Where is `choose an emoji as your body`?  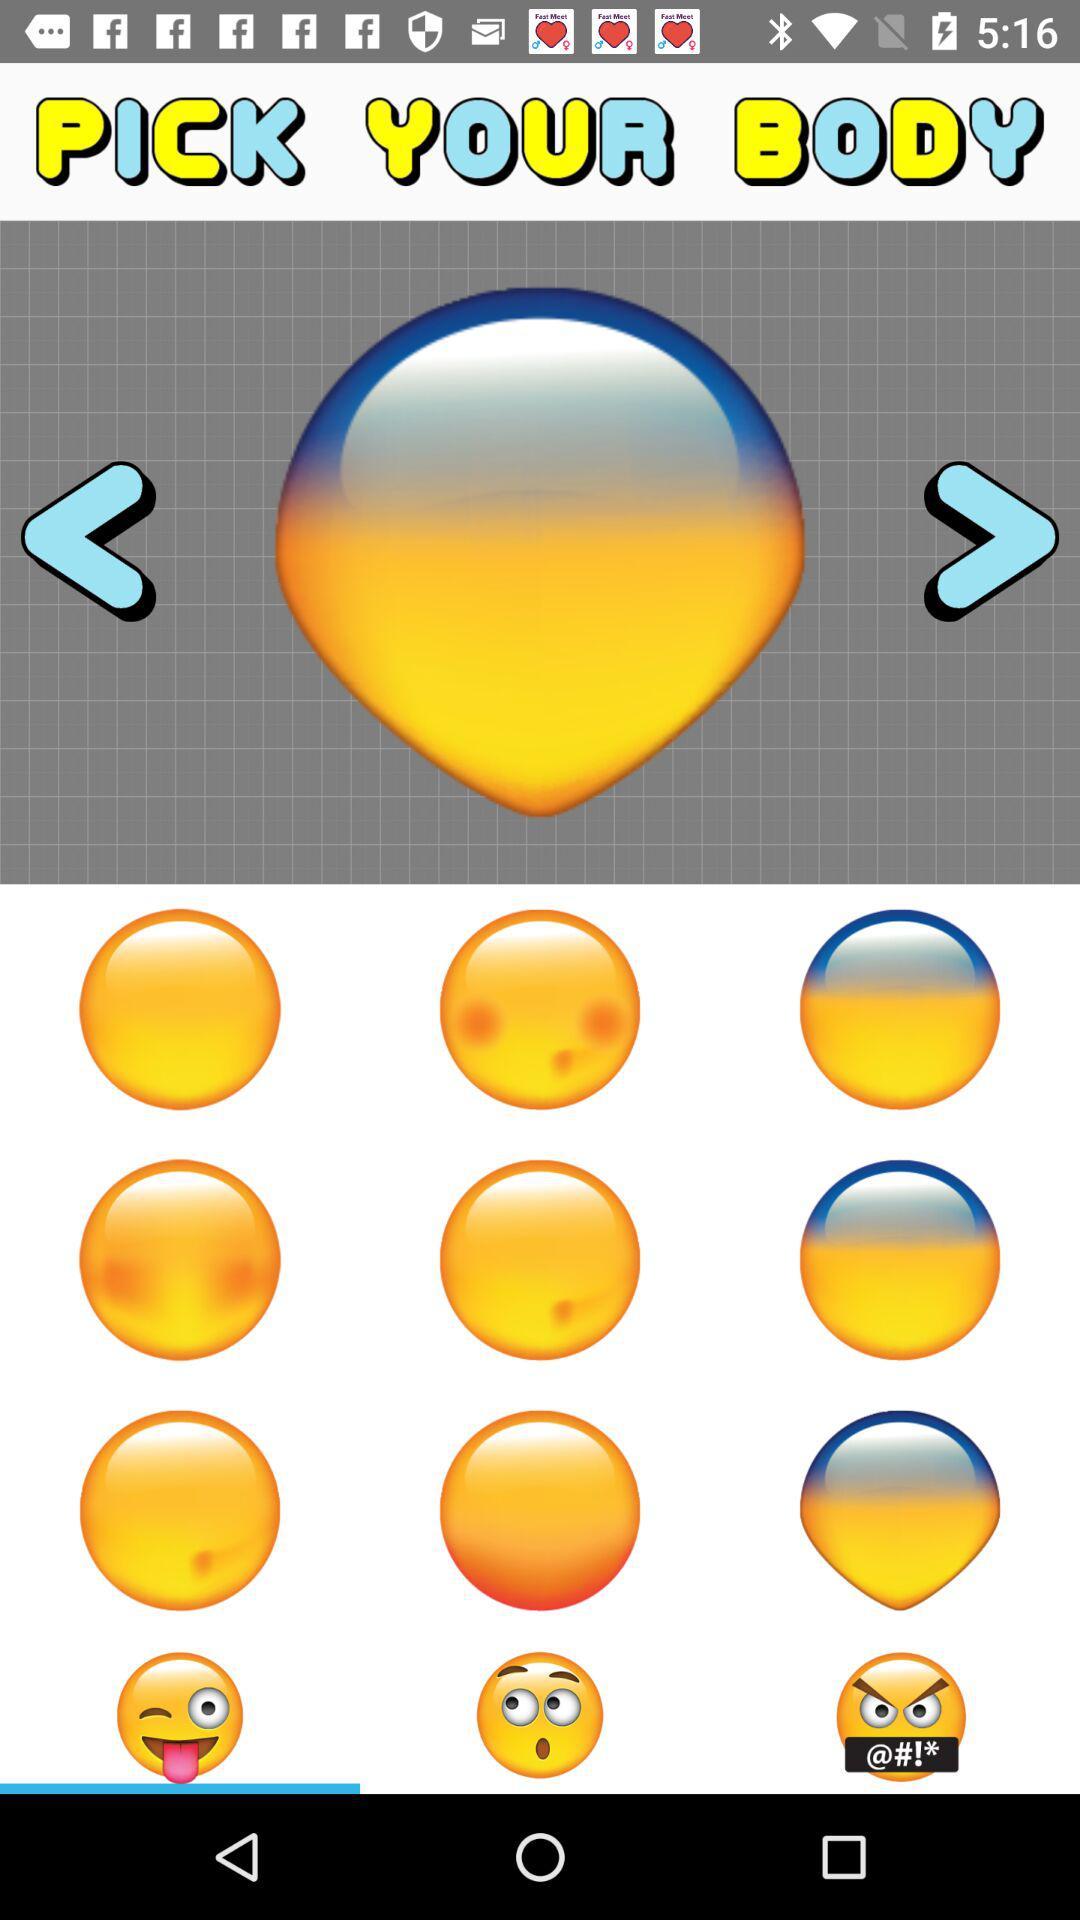
choose an emoji as your body is located at coordinates (540, 1714).